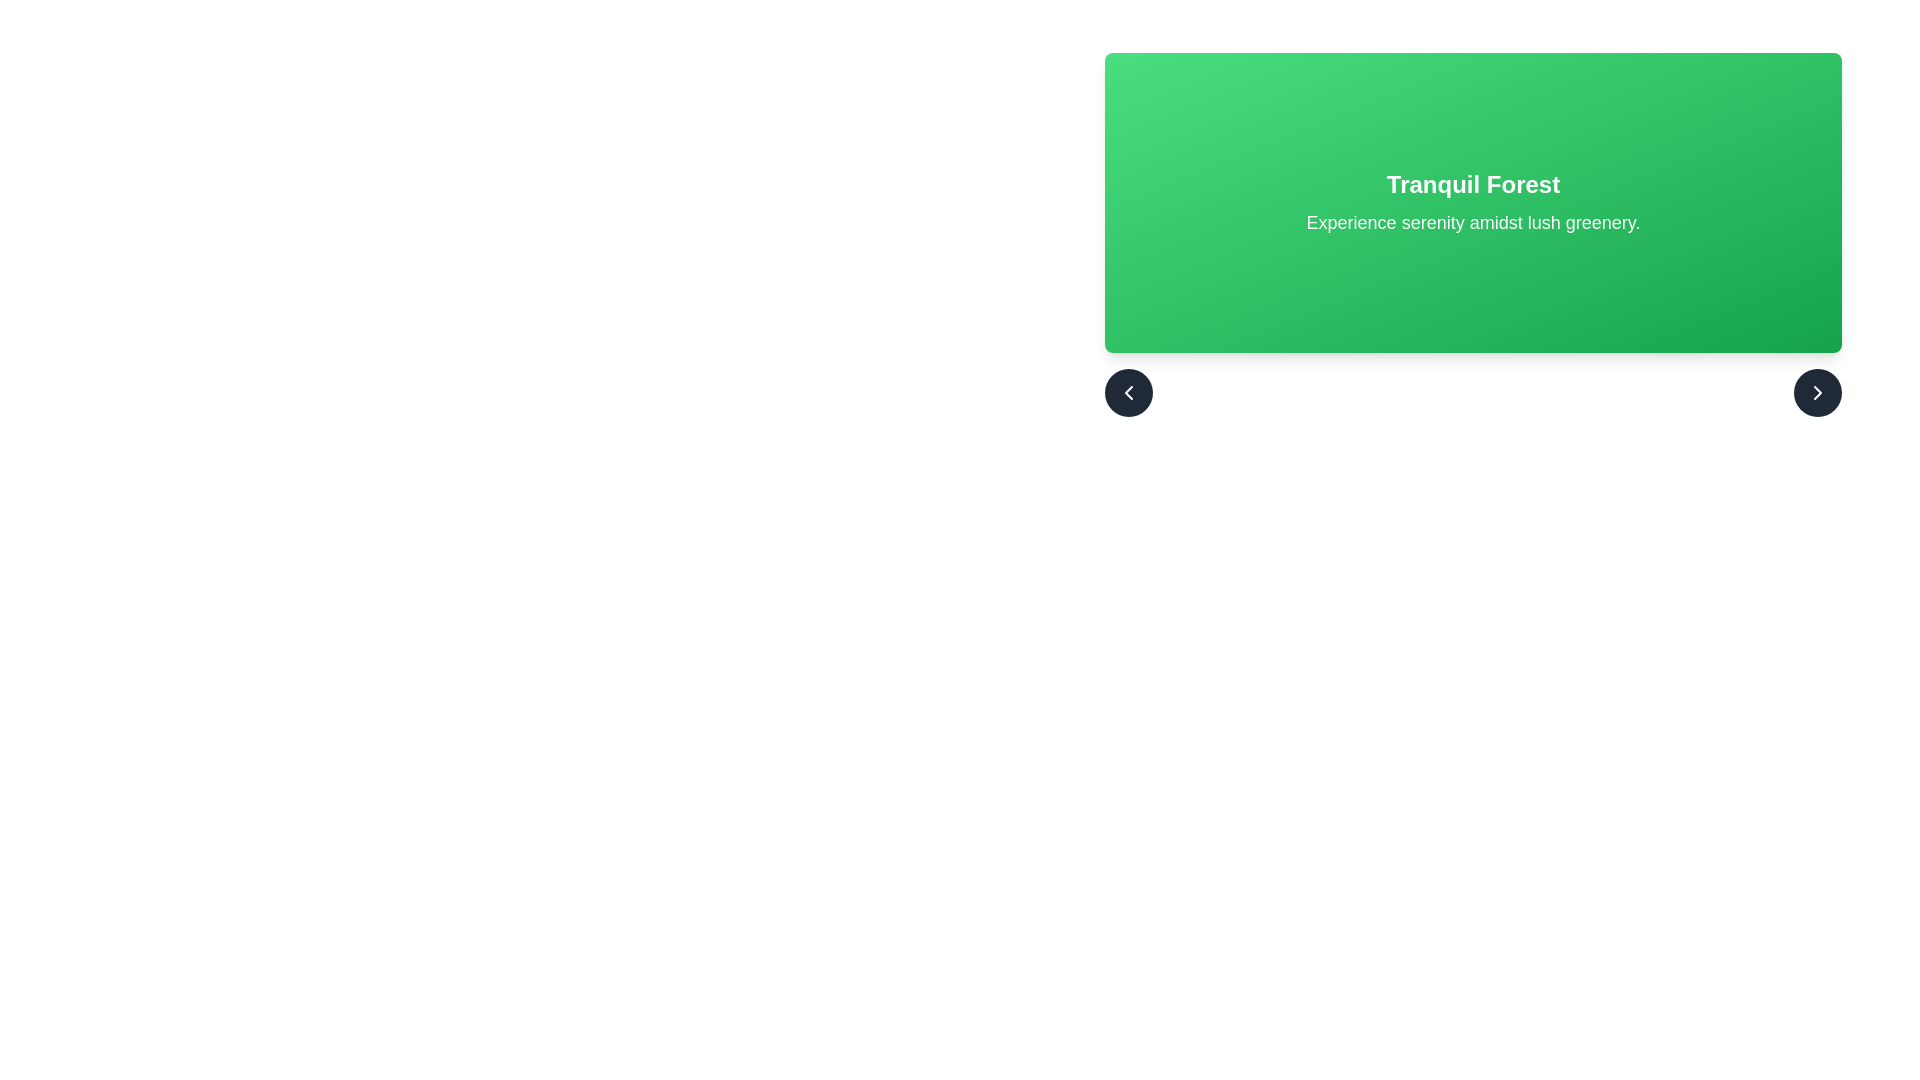 This screenshot has width=1920, height=1080. Describe the element at coordinates (1128, 393) in the screenshot. I see `the chevron icon contained within the circular button located at the bottom-left corner of the green card labeled 'Tranquil Forest' by clicking on it` at that location.